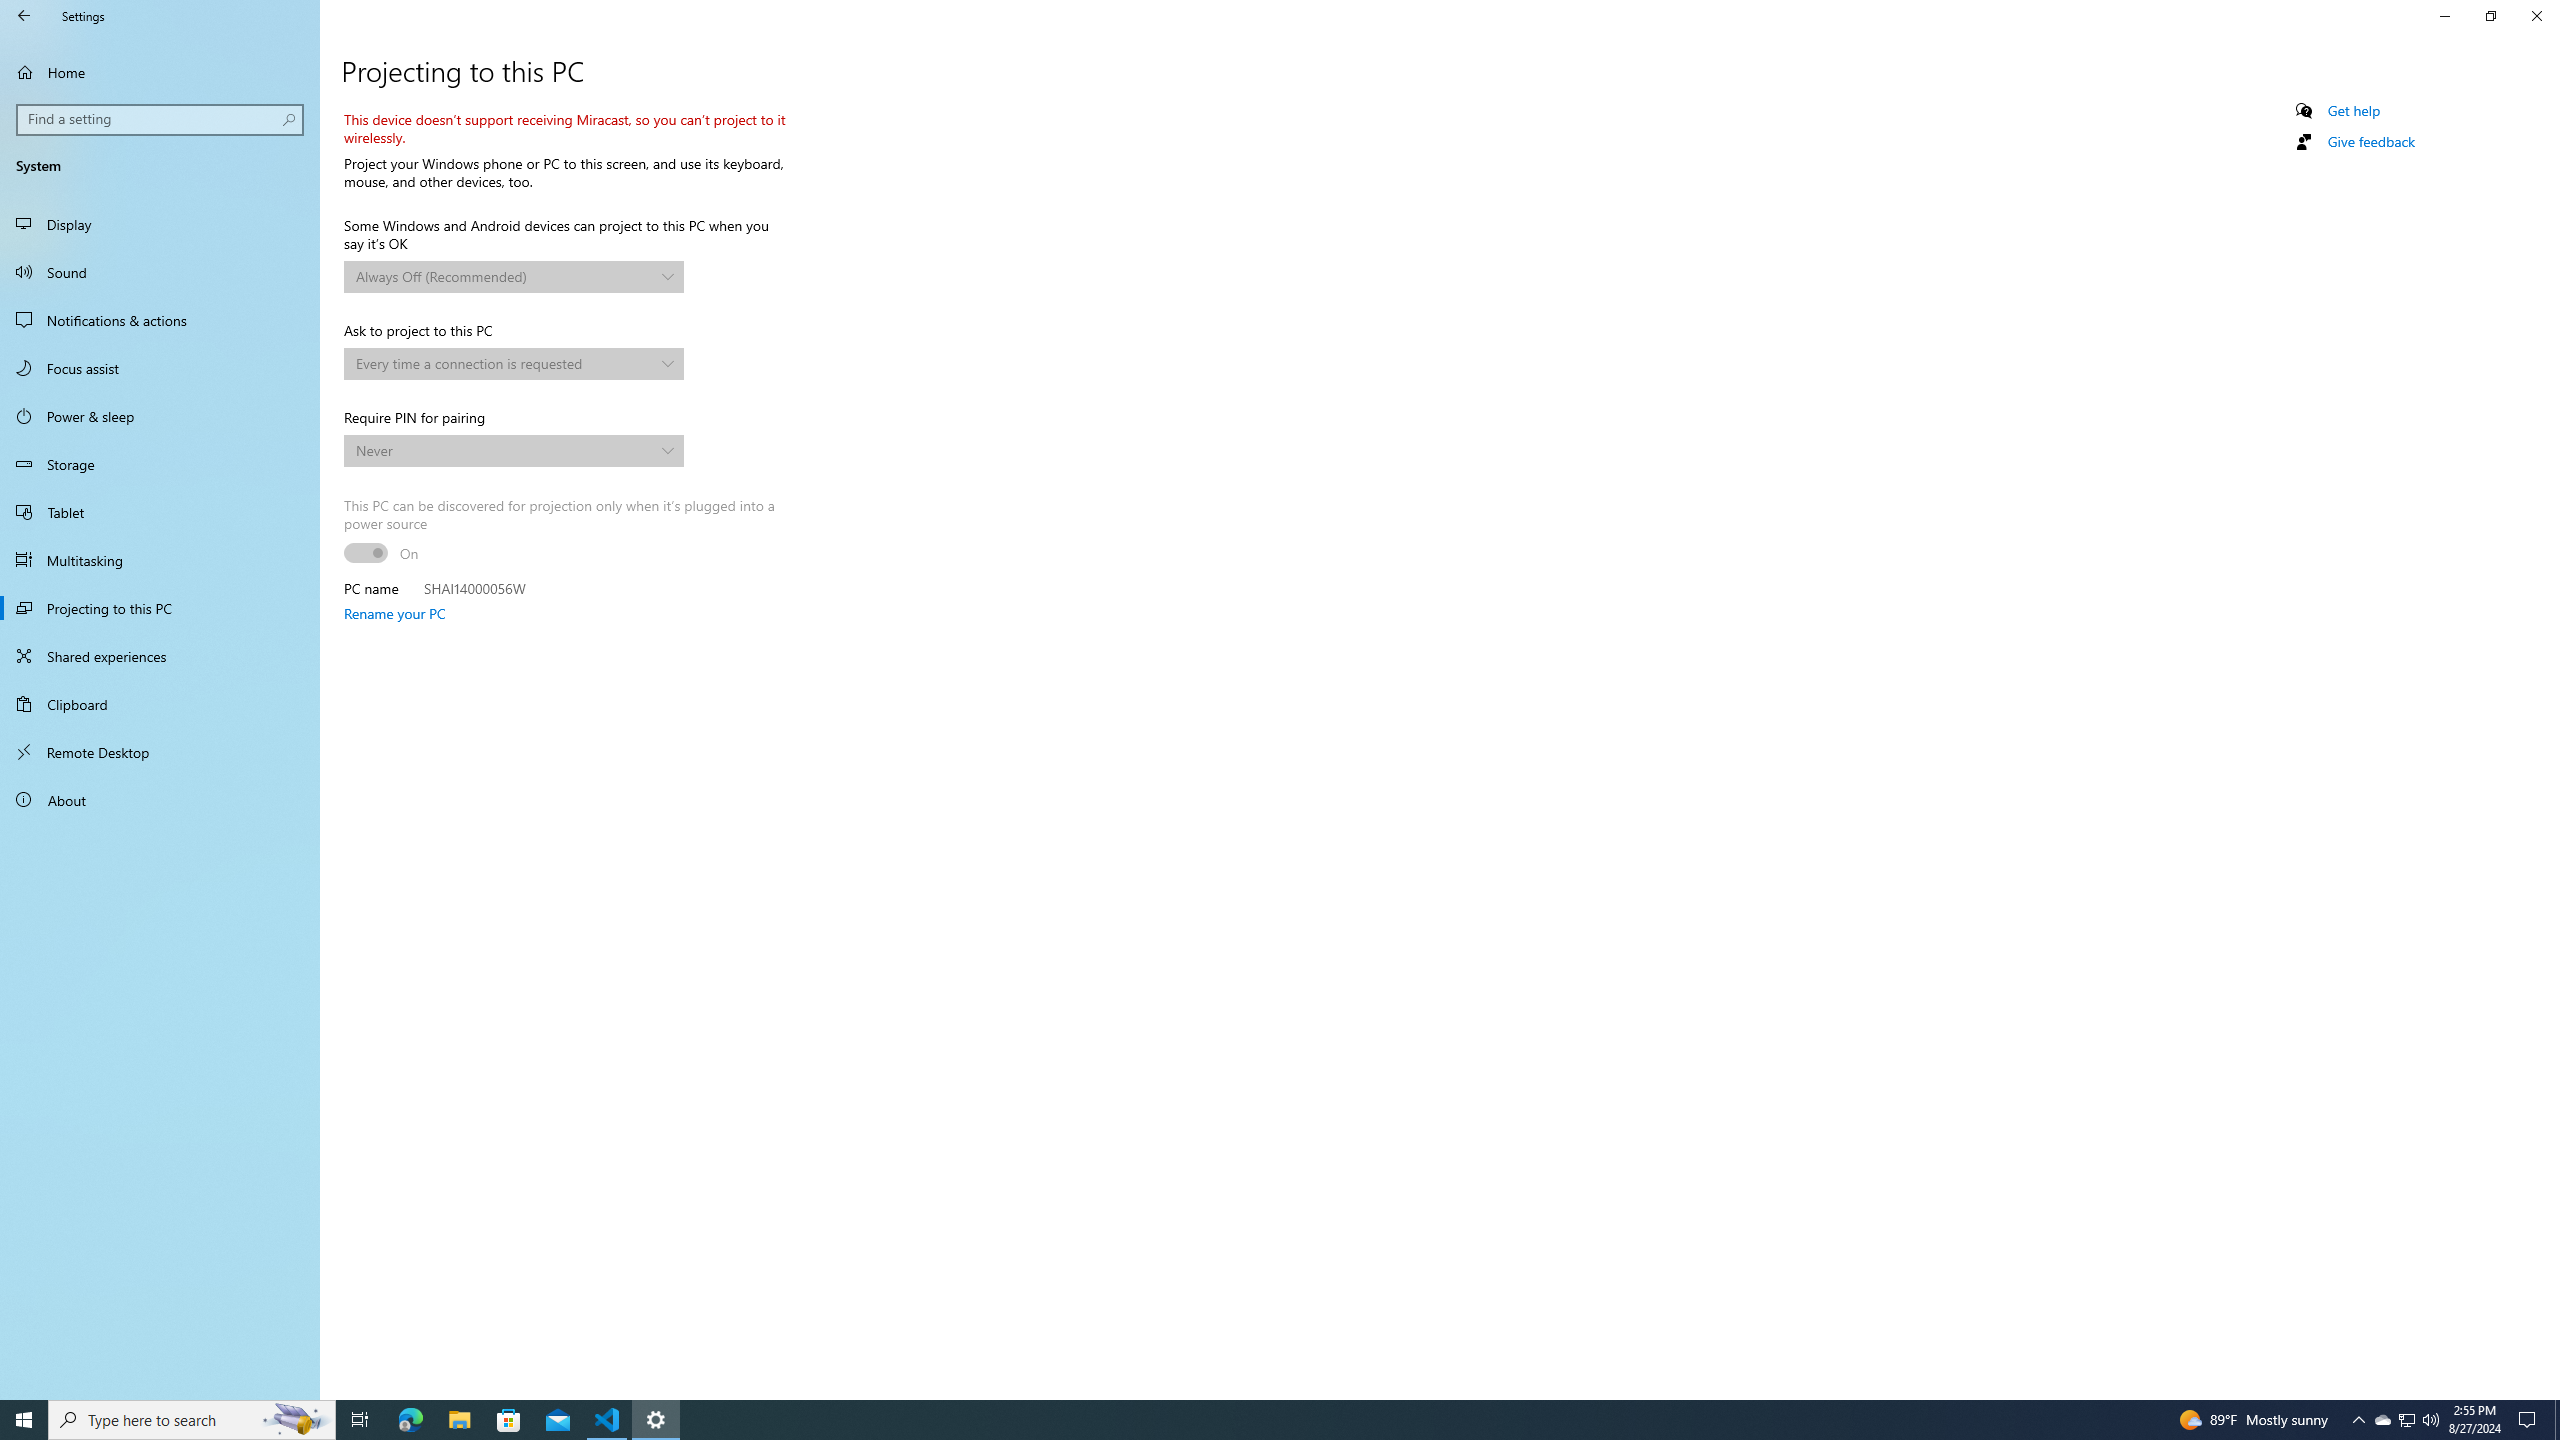 The image size is (2560, 1440). I want to click on 'Display', so click(159, 222).